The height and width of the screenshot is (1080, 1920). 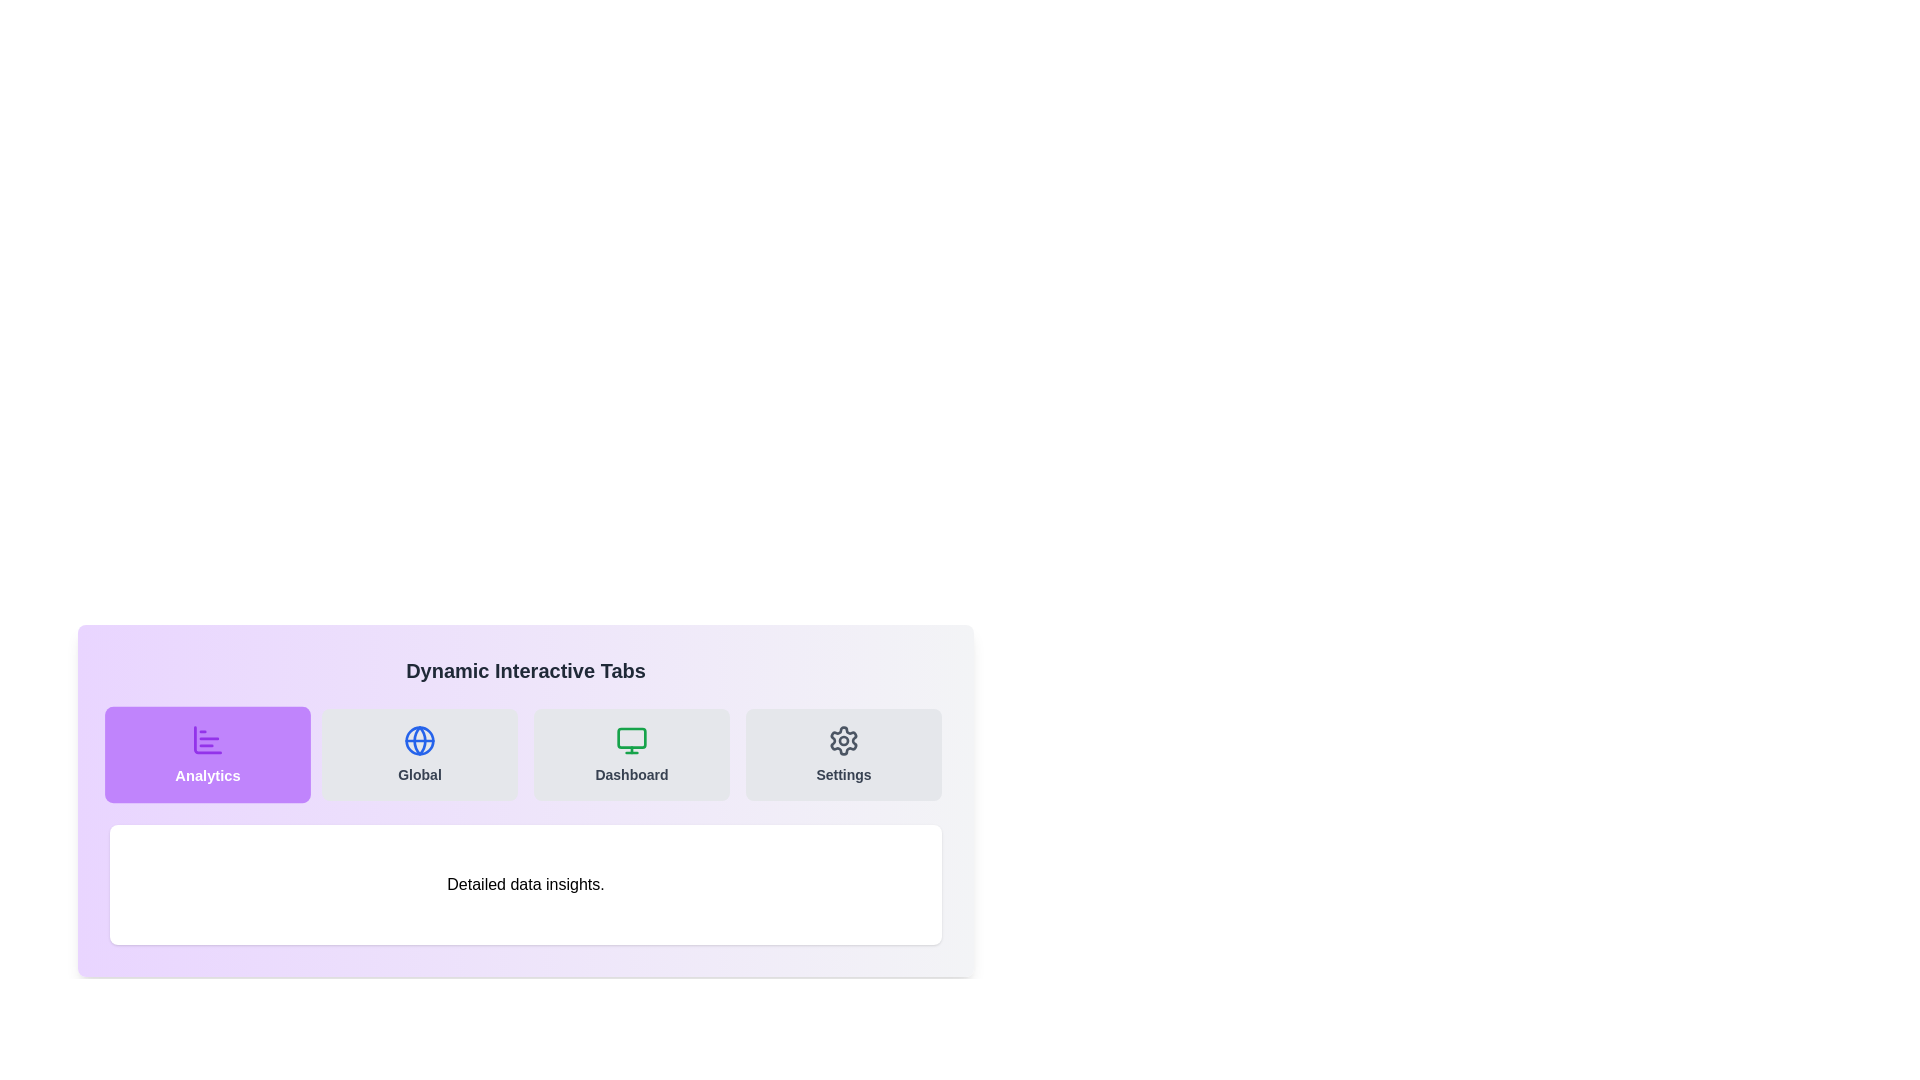 What do you see at coordinates (419, 740) in the screenshot?
I see `the 'Global' icon in the navigation interface, which is located above the 'Global' label and between the 'Analytics' and 'Dashboard' icons` at bounding box center [419, 740].